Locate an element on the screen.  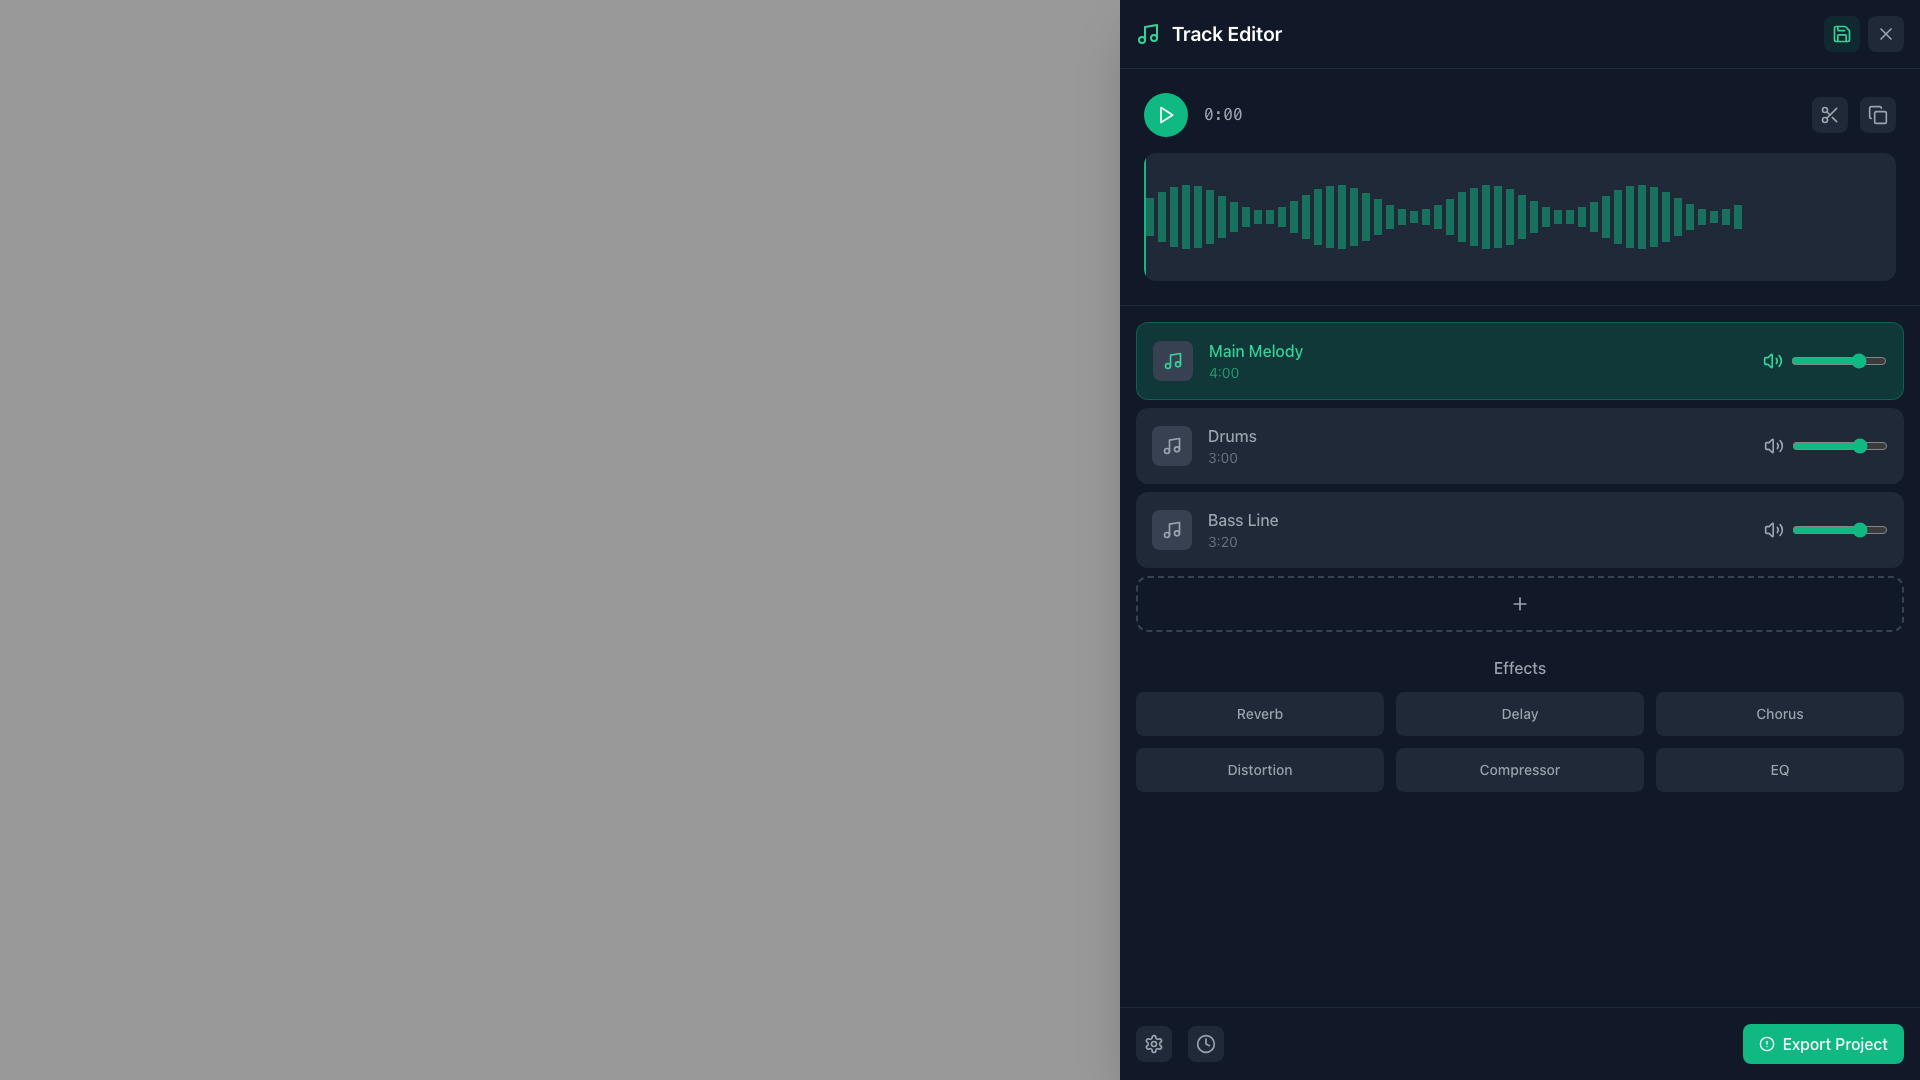
the 'Distortion' effect button in the audio editing interface is located at coordinates (1258, 769).